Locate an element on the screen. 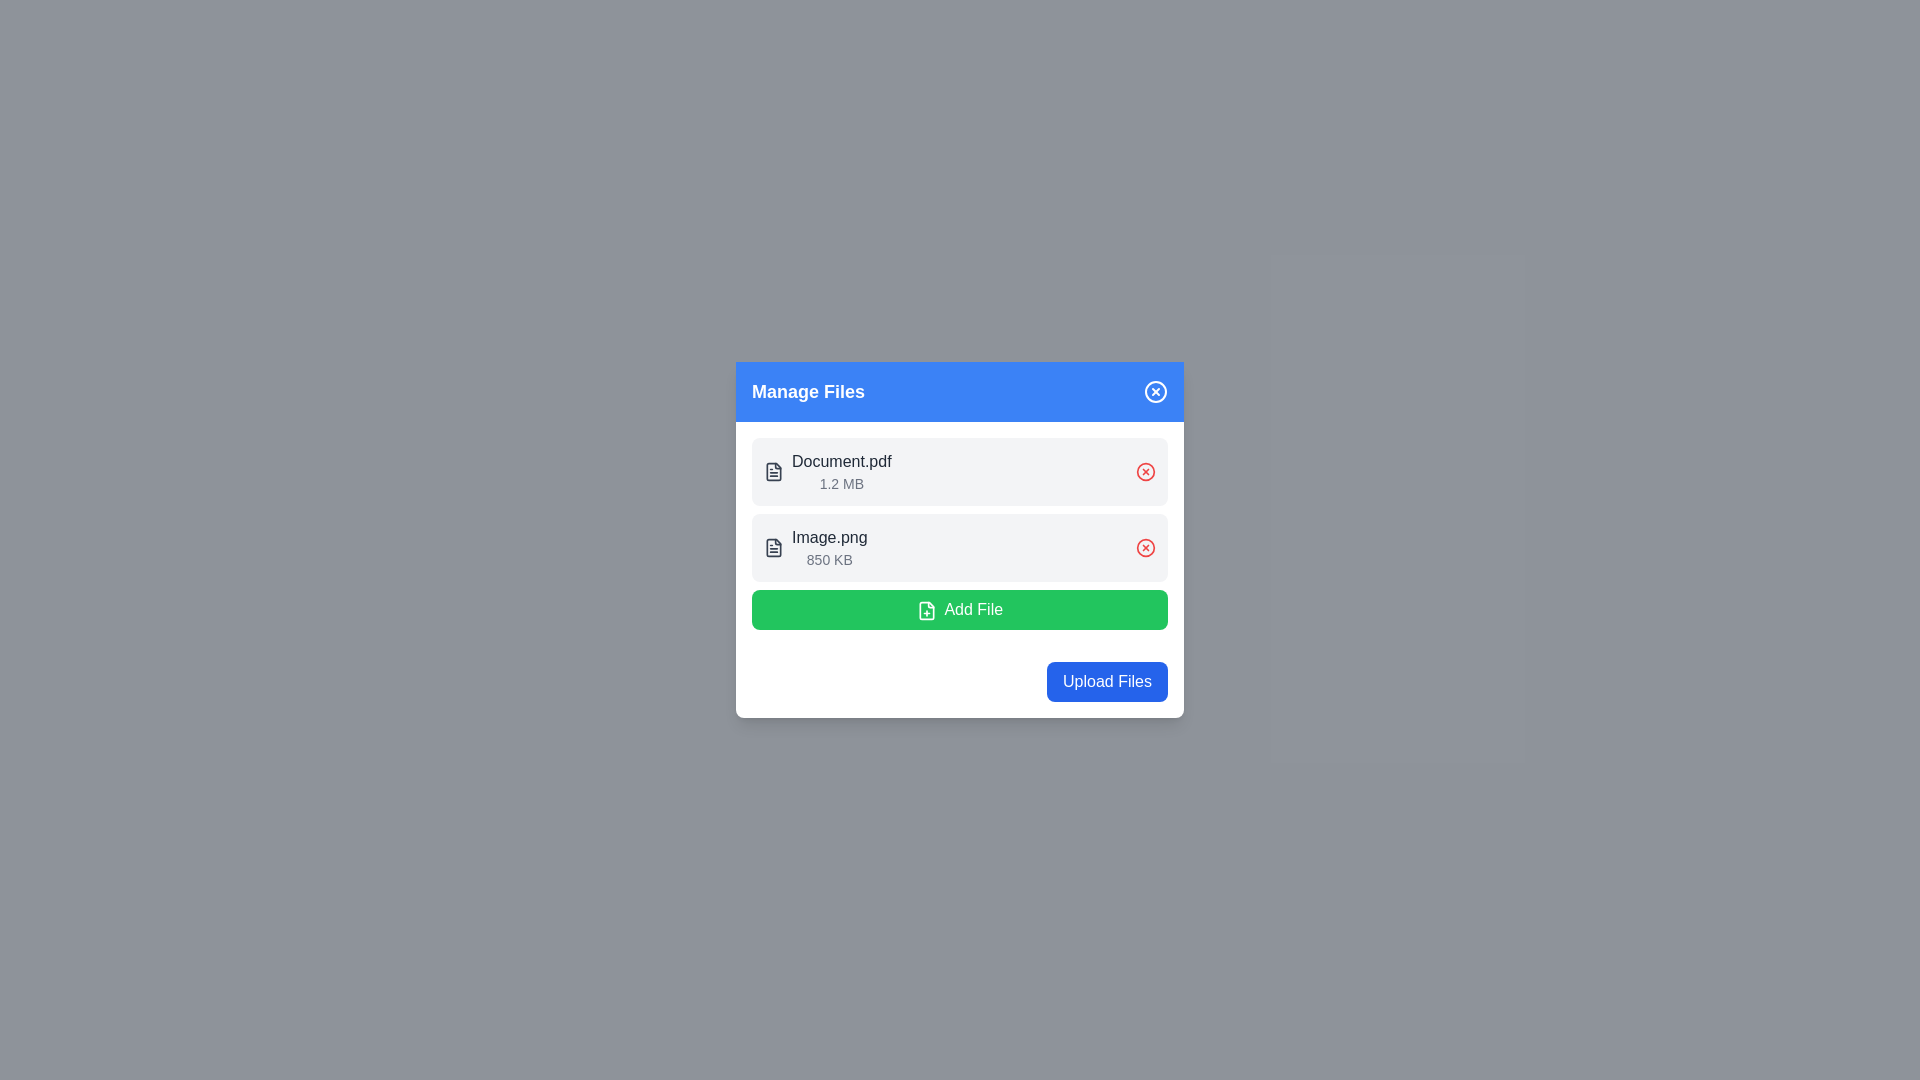 The image size is (1920, 1080). the circular close button with a blue background and white borders located at the top-right corner of the 'Manage Files' section is located at coordinates (1156, 392).